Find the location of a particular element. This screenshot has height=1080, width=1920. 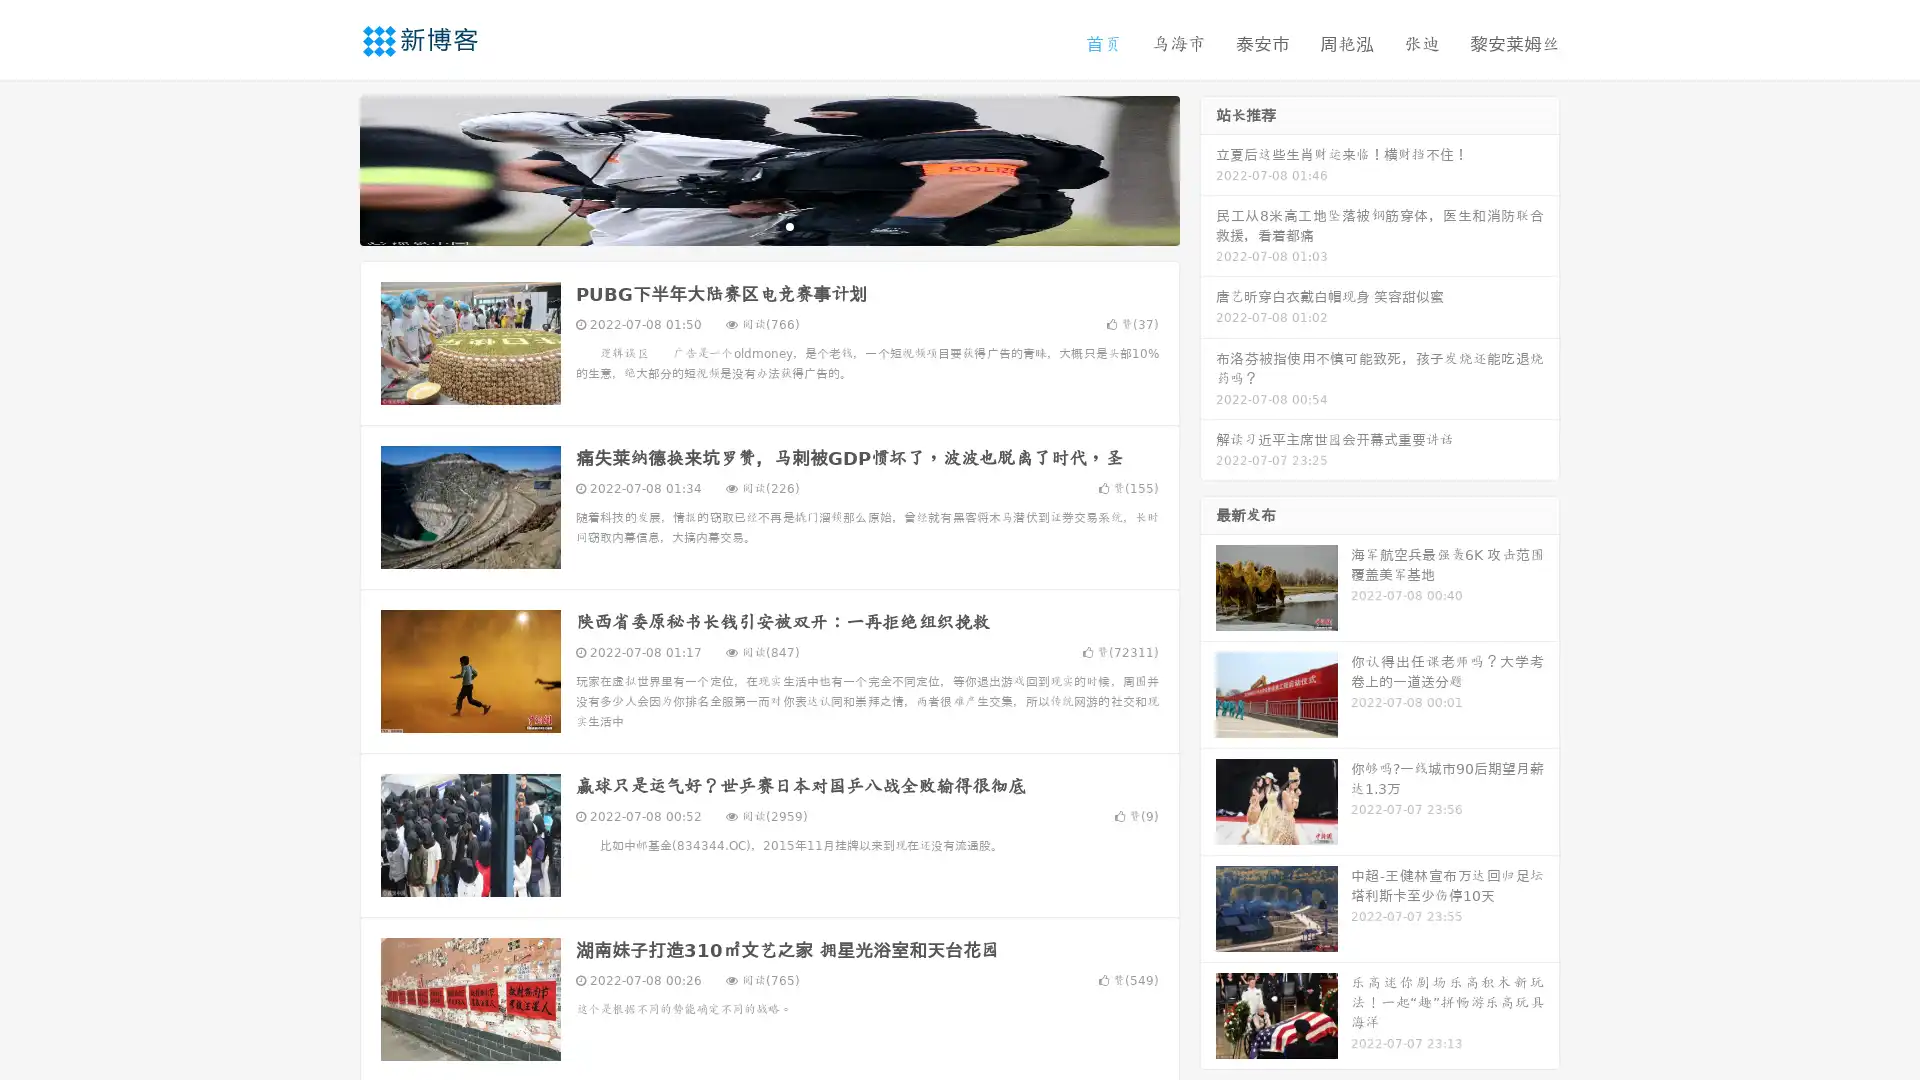

Go to slide 3 is located at coordinates (789, 225).